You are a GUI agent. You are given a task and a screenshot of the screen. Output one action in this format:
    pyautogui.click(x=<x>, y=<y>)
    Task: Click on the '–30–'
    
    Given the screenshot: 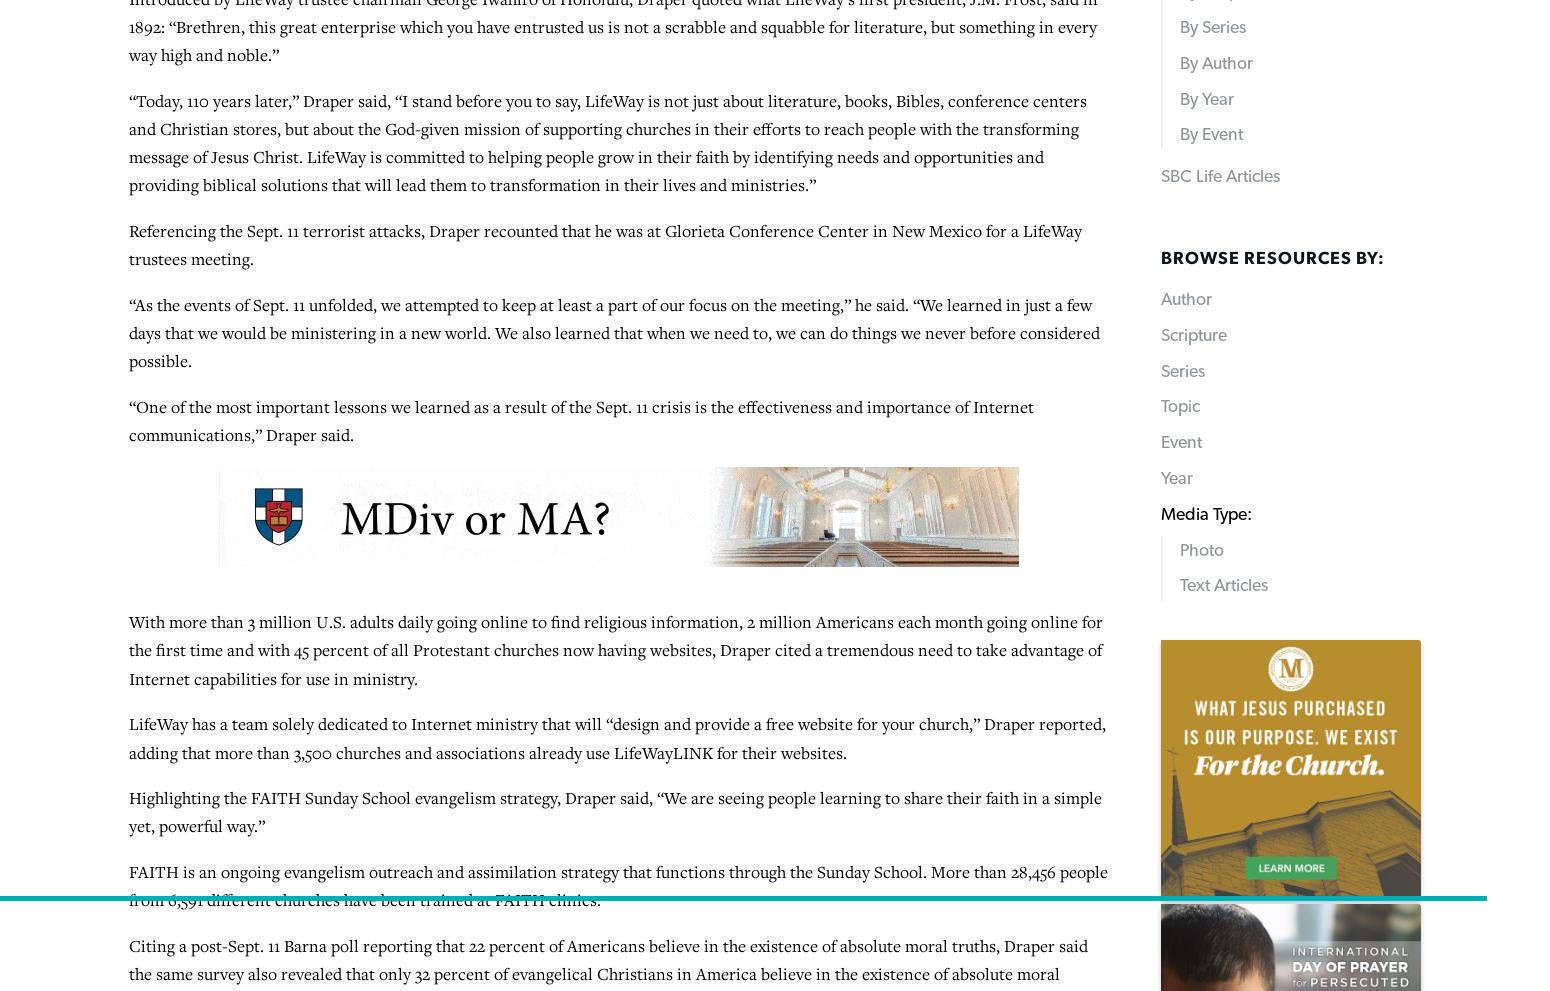 What is the action you would take?
    pyautogui.click(x=145, y=373)
    